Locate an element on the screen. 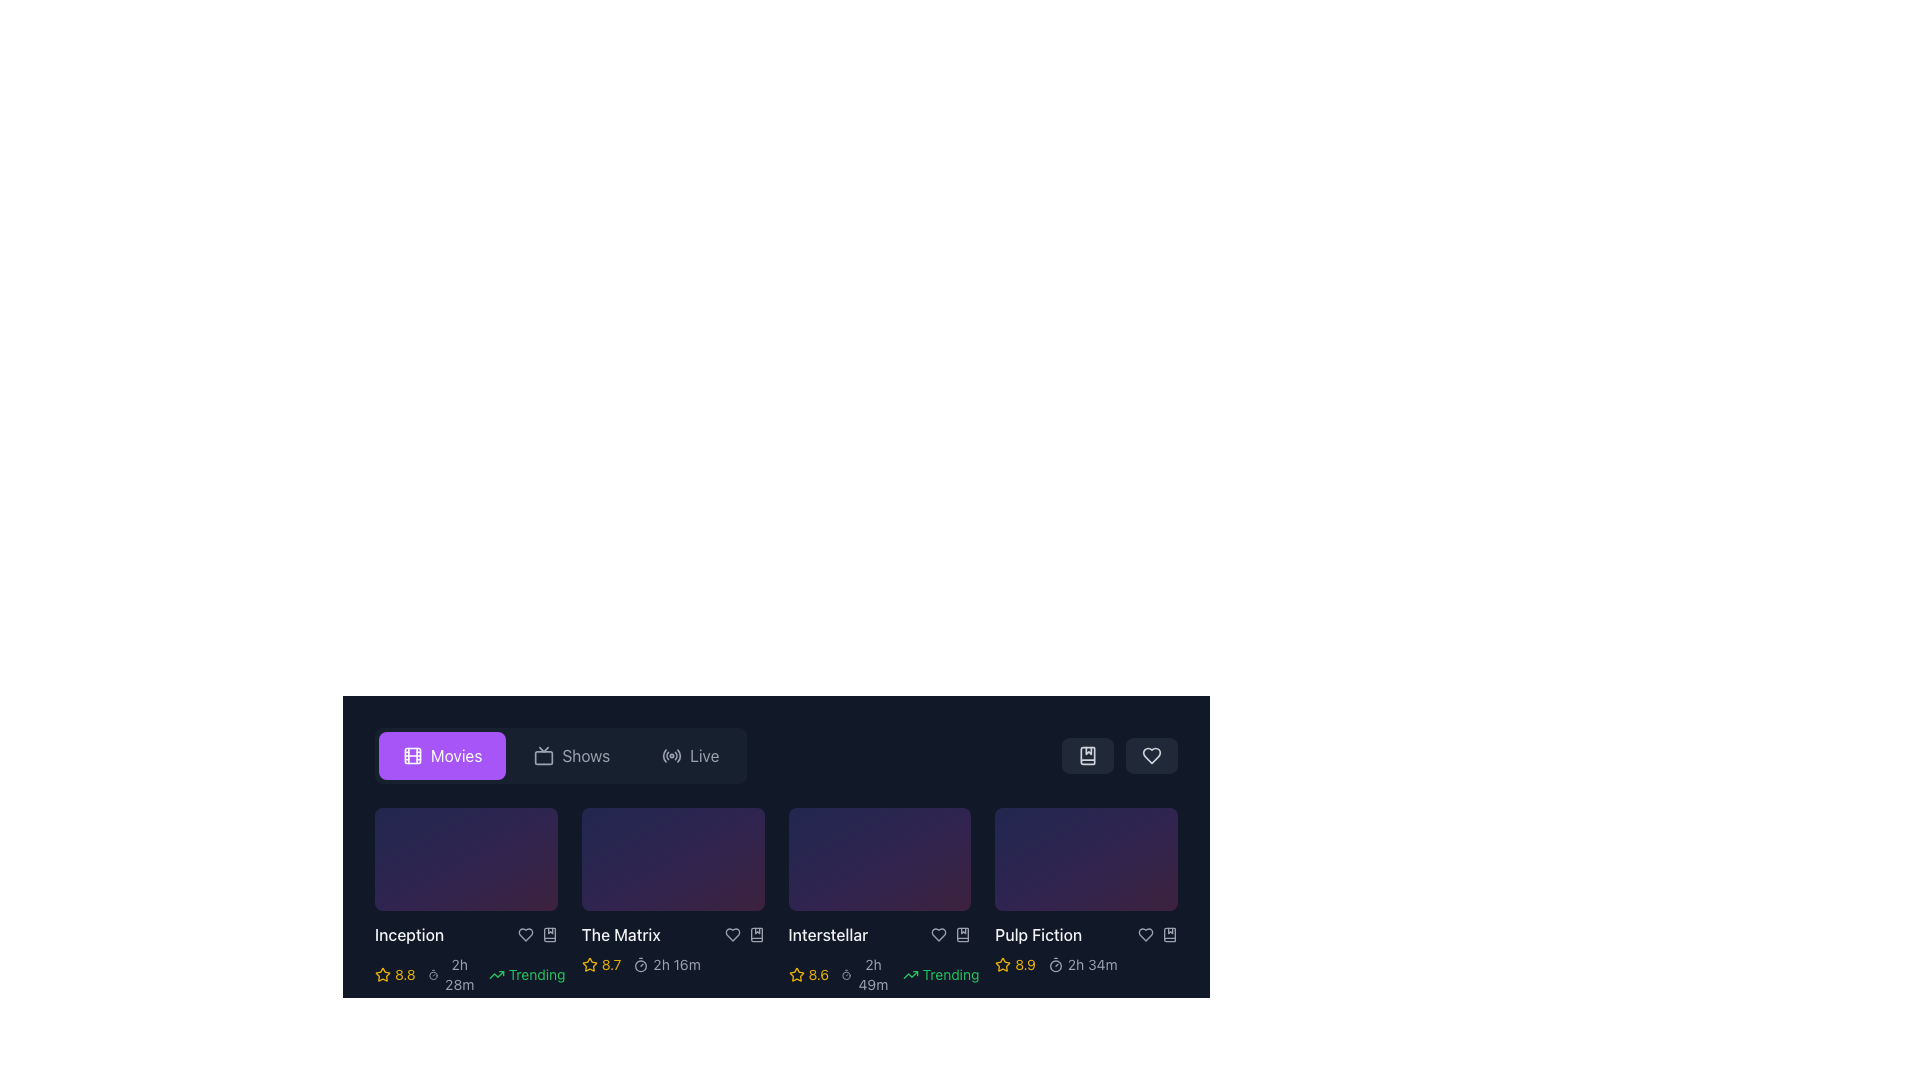 This screenshot has width=1920, height=1080. the play button located within the 'Inception' movie card is located at coordinates (466, 901).